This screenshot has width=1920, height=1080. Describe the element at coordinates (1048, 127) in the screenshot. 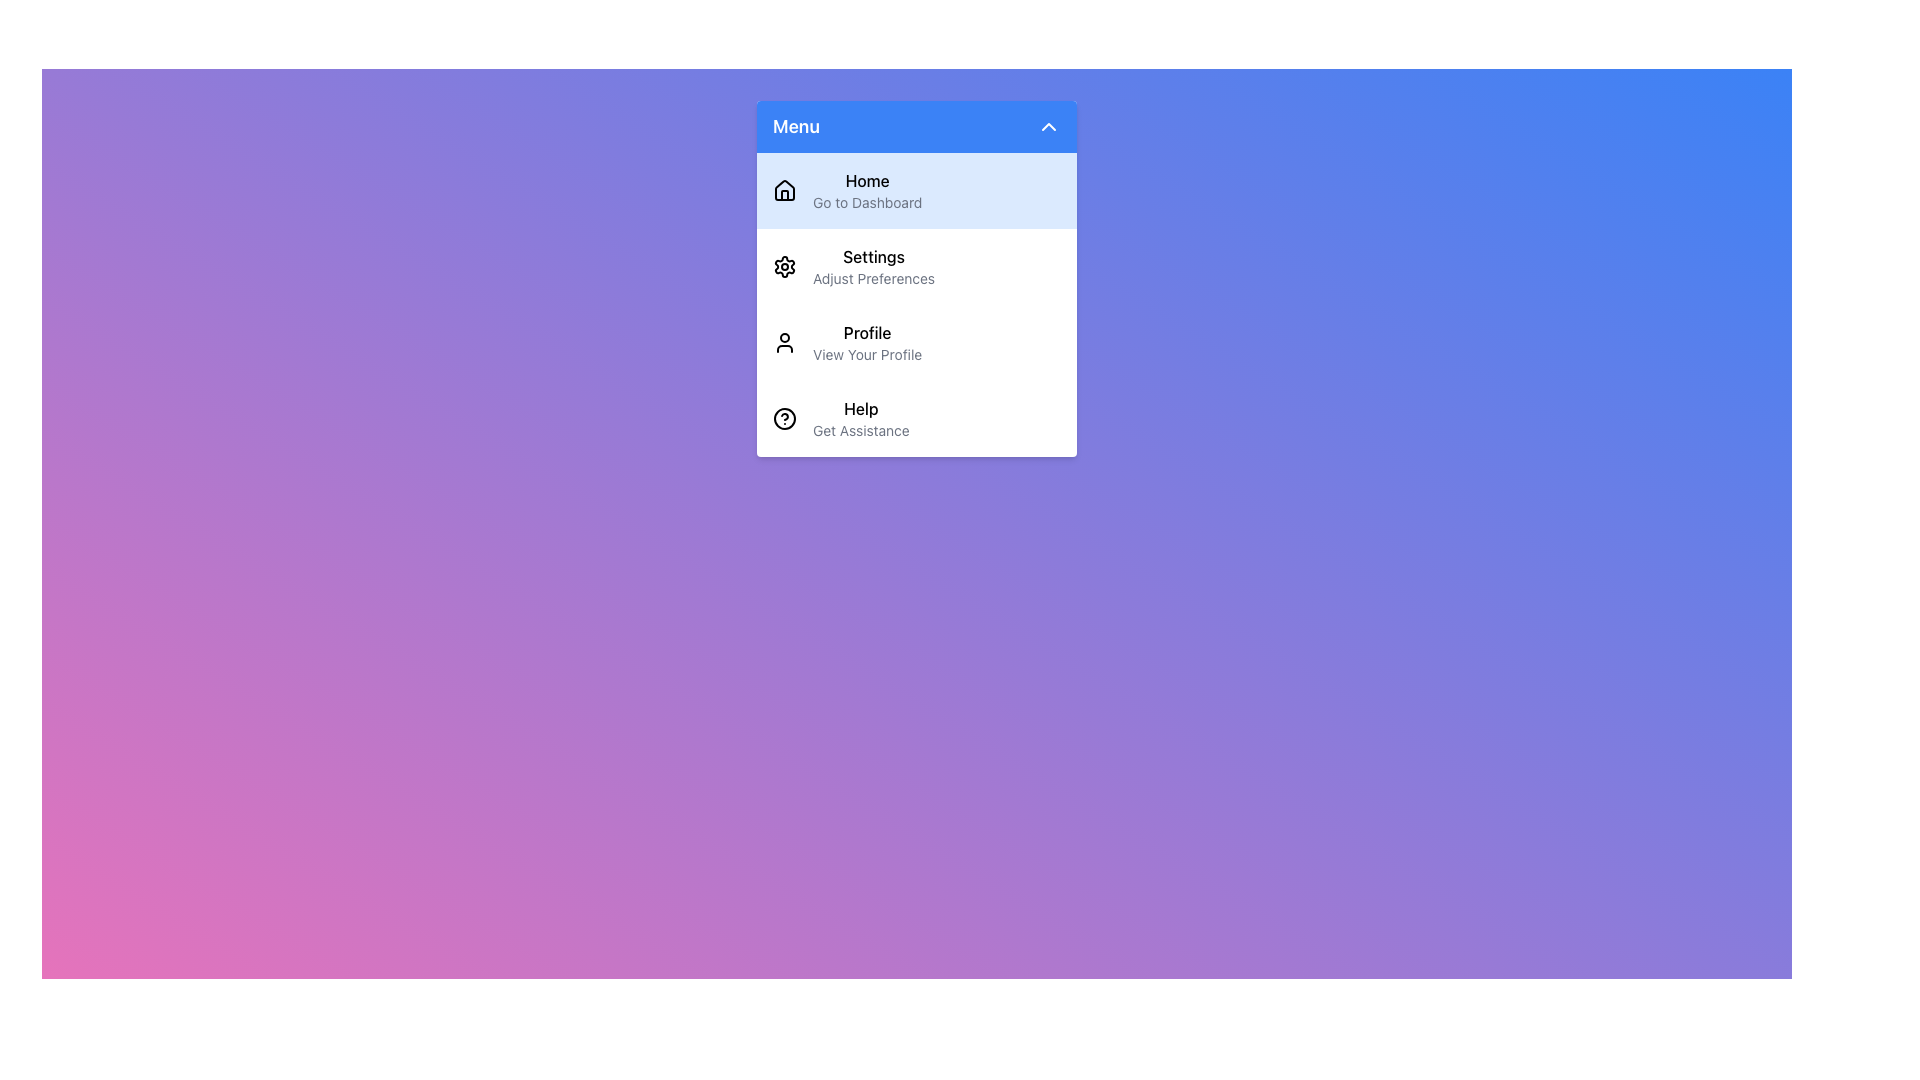

I see `the icon located at the right edge of the 'Menu' header` at that location.